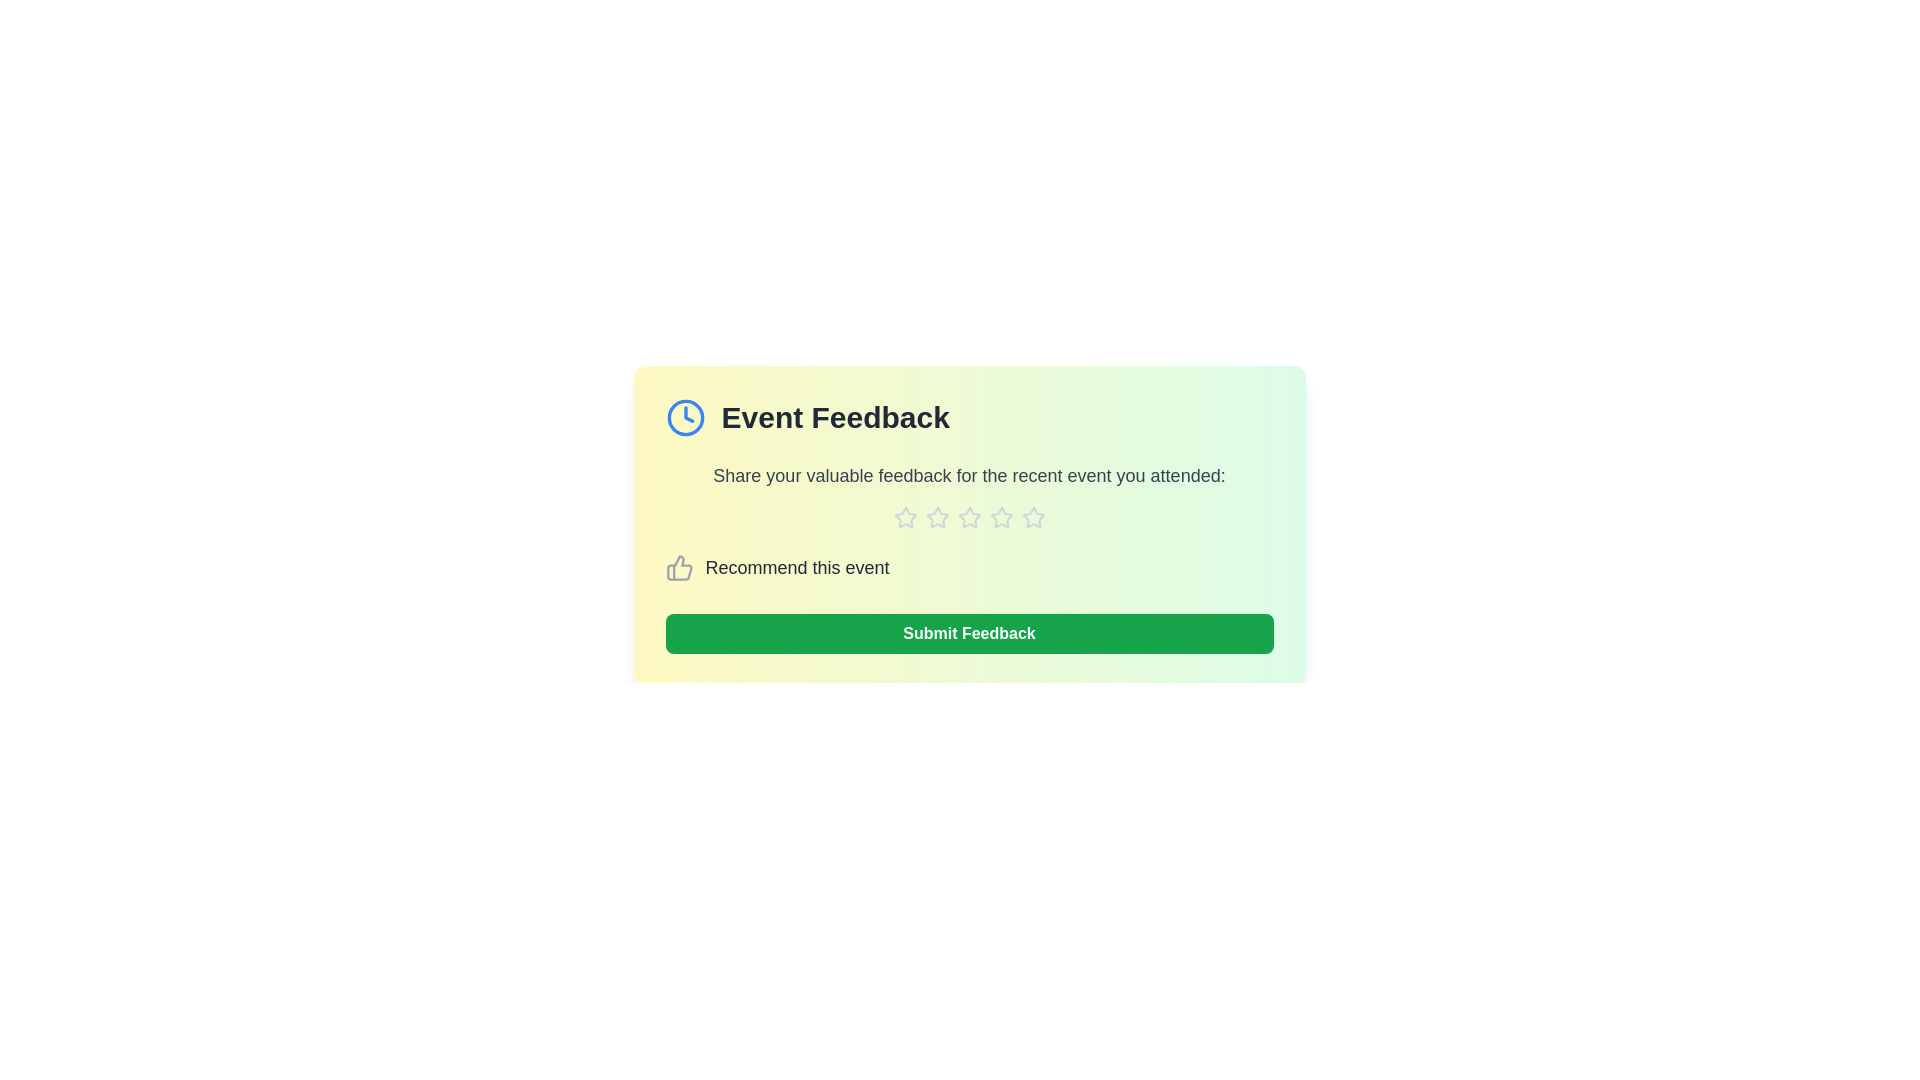 This screenshot has height=1080, width=1920. What do you see at coordinates (969, 516) in the screenshot?
I see `the star corresponding to 3 to assign a rating` at bounding box center [969, 516].